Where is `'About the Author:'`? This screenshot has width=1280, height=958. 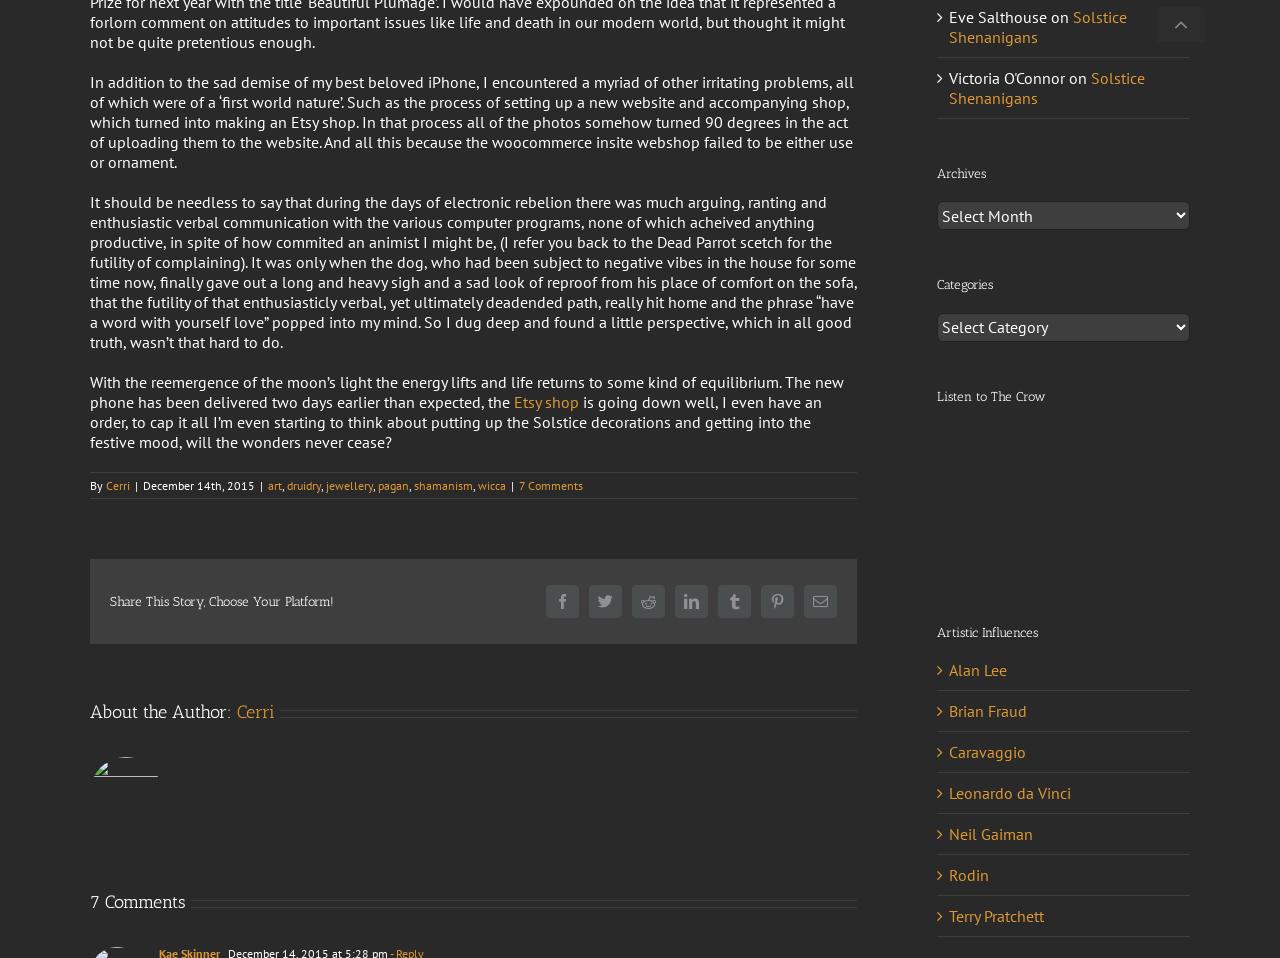
'About the Author:' is located at coordinates (163, 710).